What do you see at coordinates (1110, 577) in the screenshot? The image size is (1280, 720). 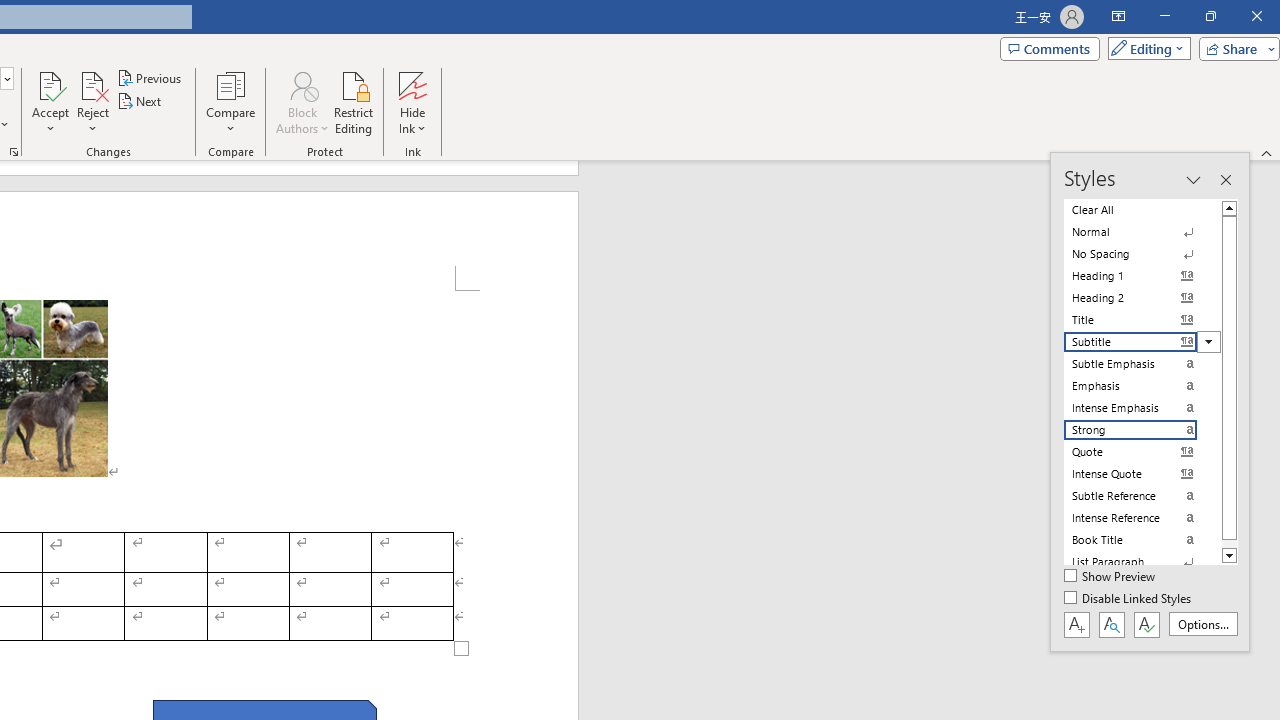 I see `'Show Preview'` at bounding box center [1110, 577].